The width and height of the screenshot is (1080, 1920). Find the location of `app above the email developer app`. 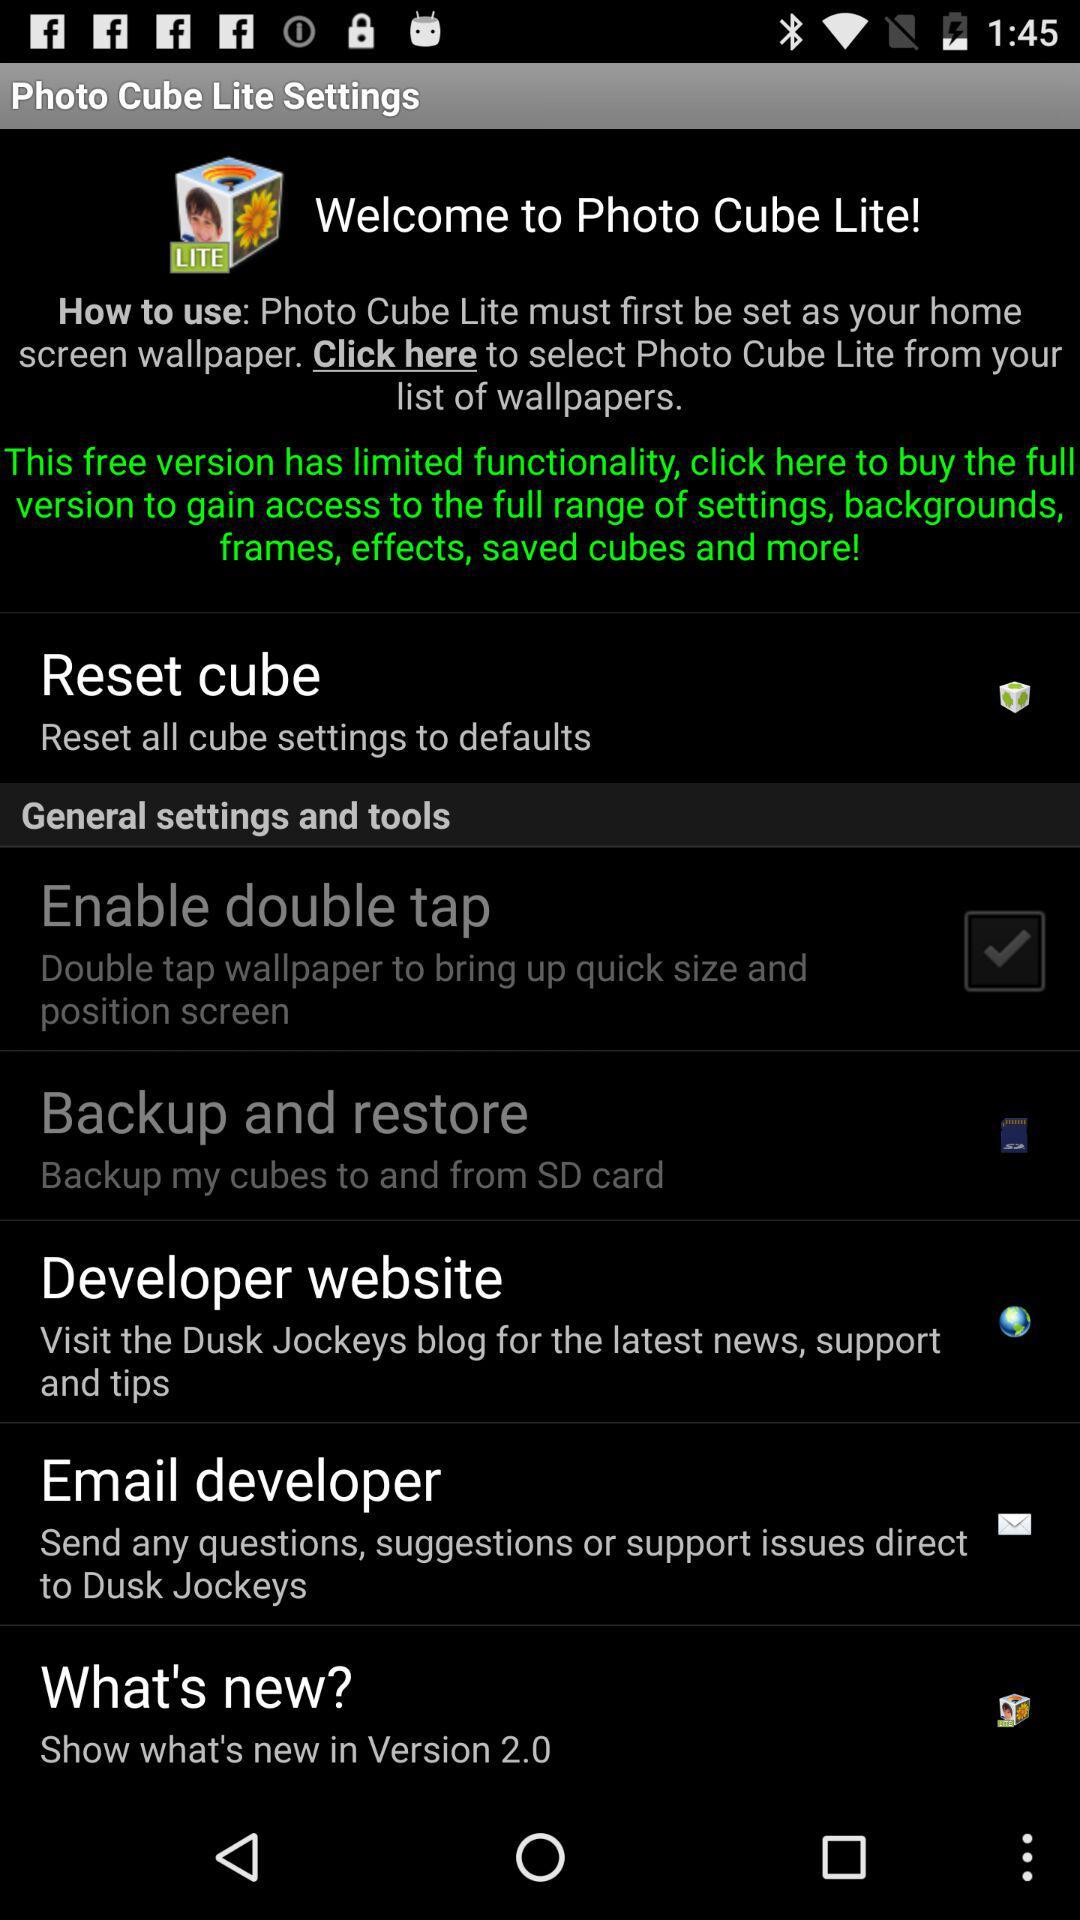

app above the email developer app is located at coordinates (509, 1360).